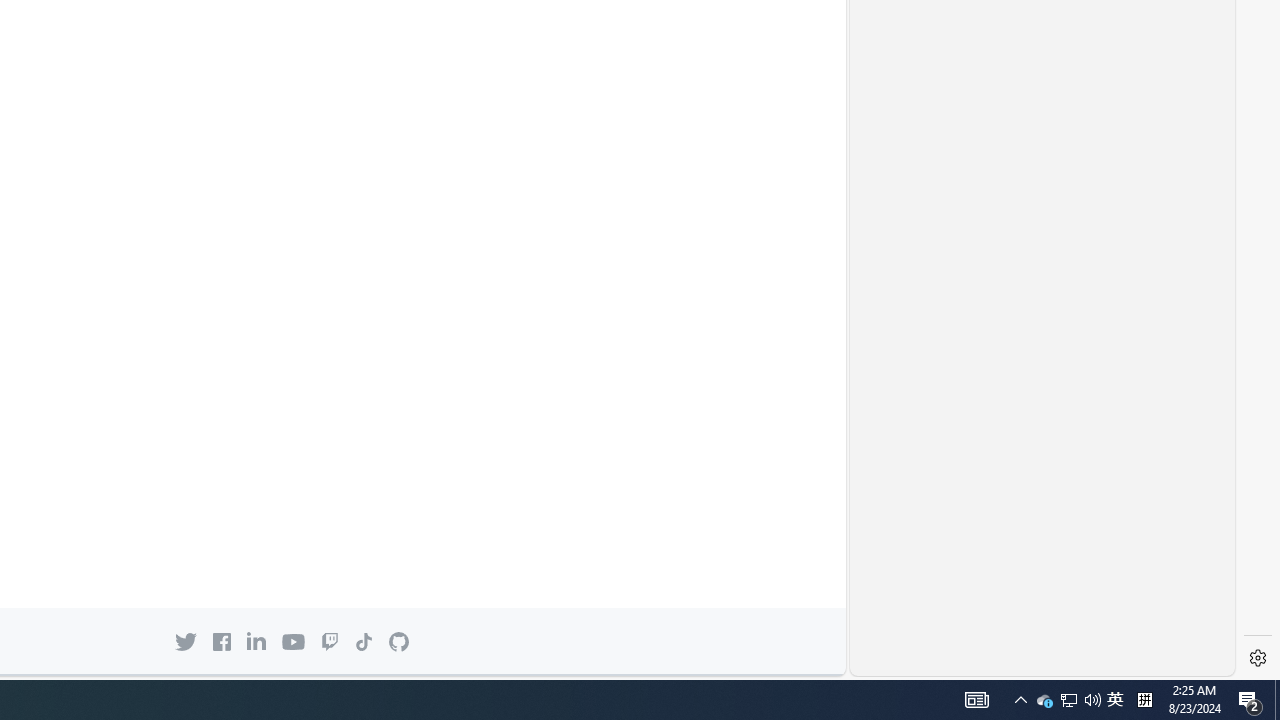  What do you see at coordinates (292, 642) in the screenshot?
I see `'YouTube icon GitHub on YouTube'` at bounding box center [292, 642].